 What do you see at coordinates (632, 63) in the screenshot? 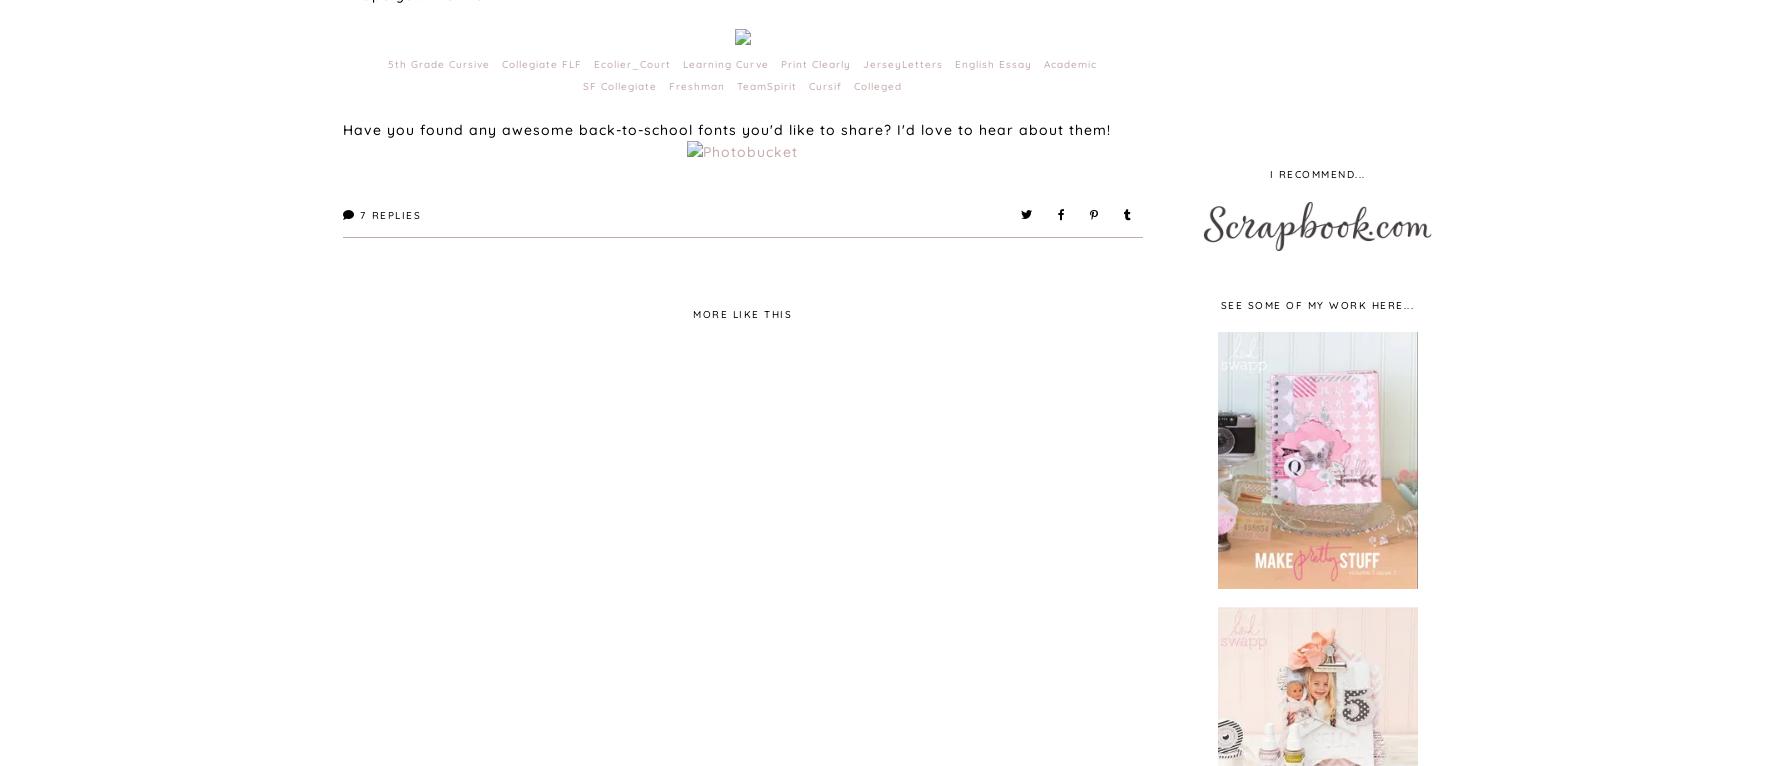
I see `'Ecolier_Court'` at bounding box center [632, 63].